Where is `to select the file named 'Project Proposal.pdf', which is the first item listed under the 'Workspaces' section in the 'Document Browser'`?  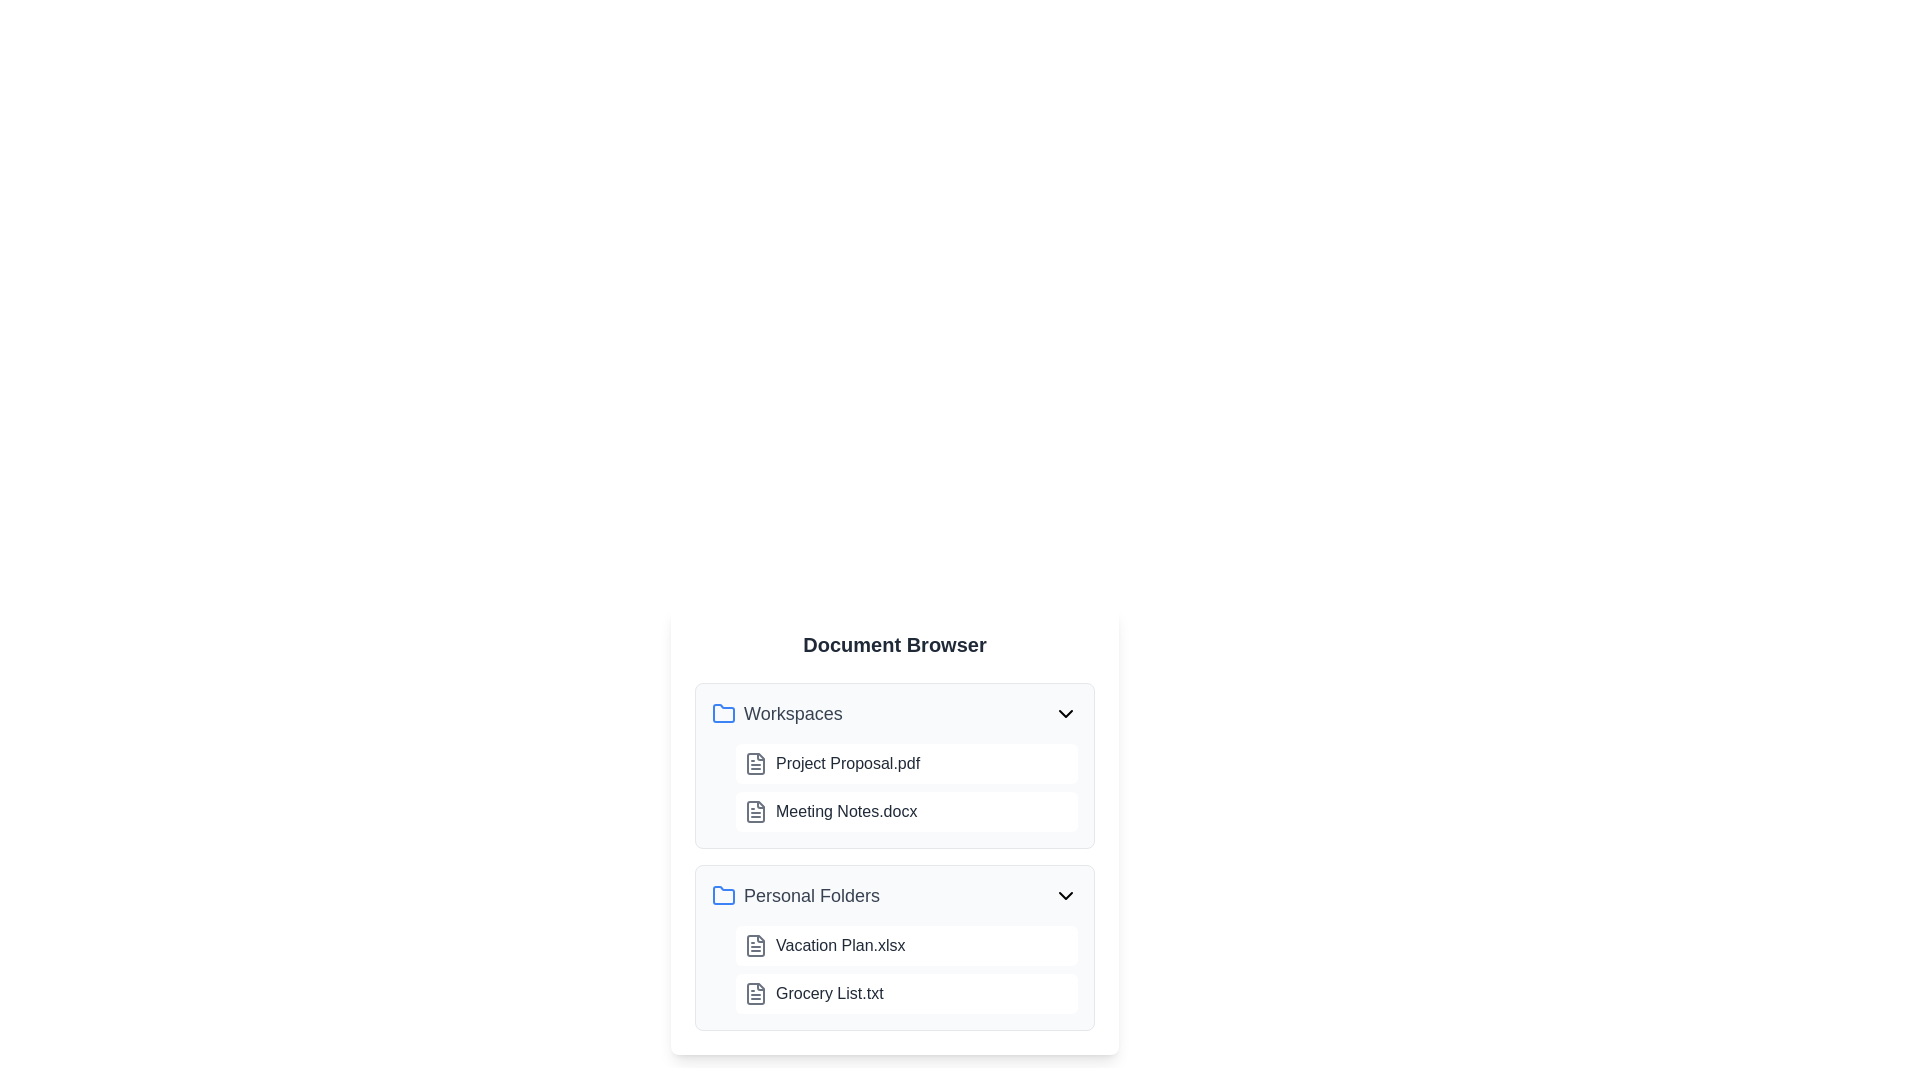 to select the file named 'Project Proposal.pdf', which is the first item listed under the 'Workspaces' section in the 'Document Browser' is located at coordinates (906, 763).